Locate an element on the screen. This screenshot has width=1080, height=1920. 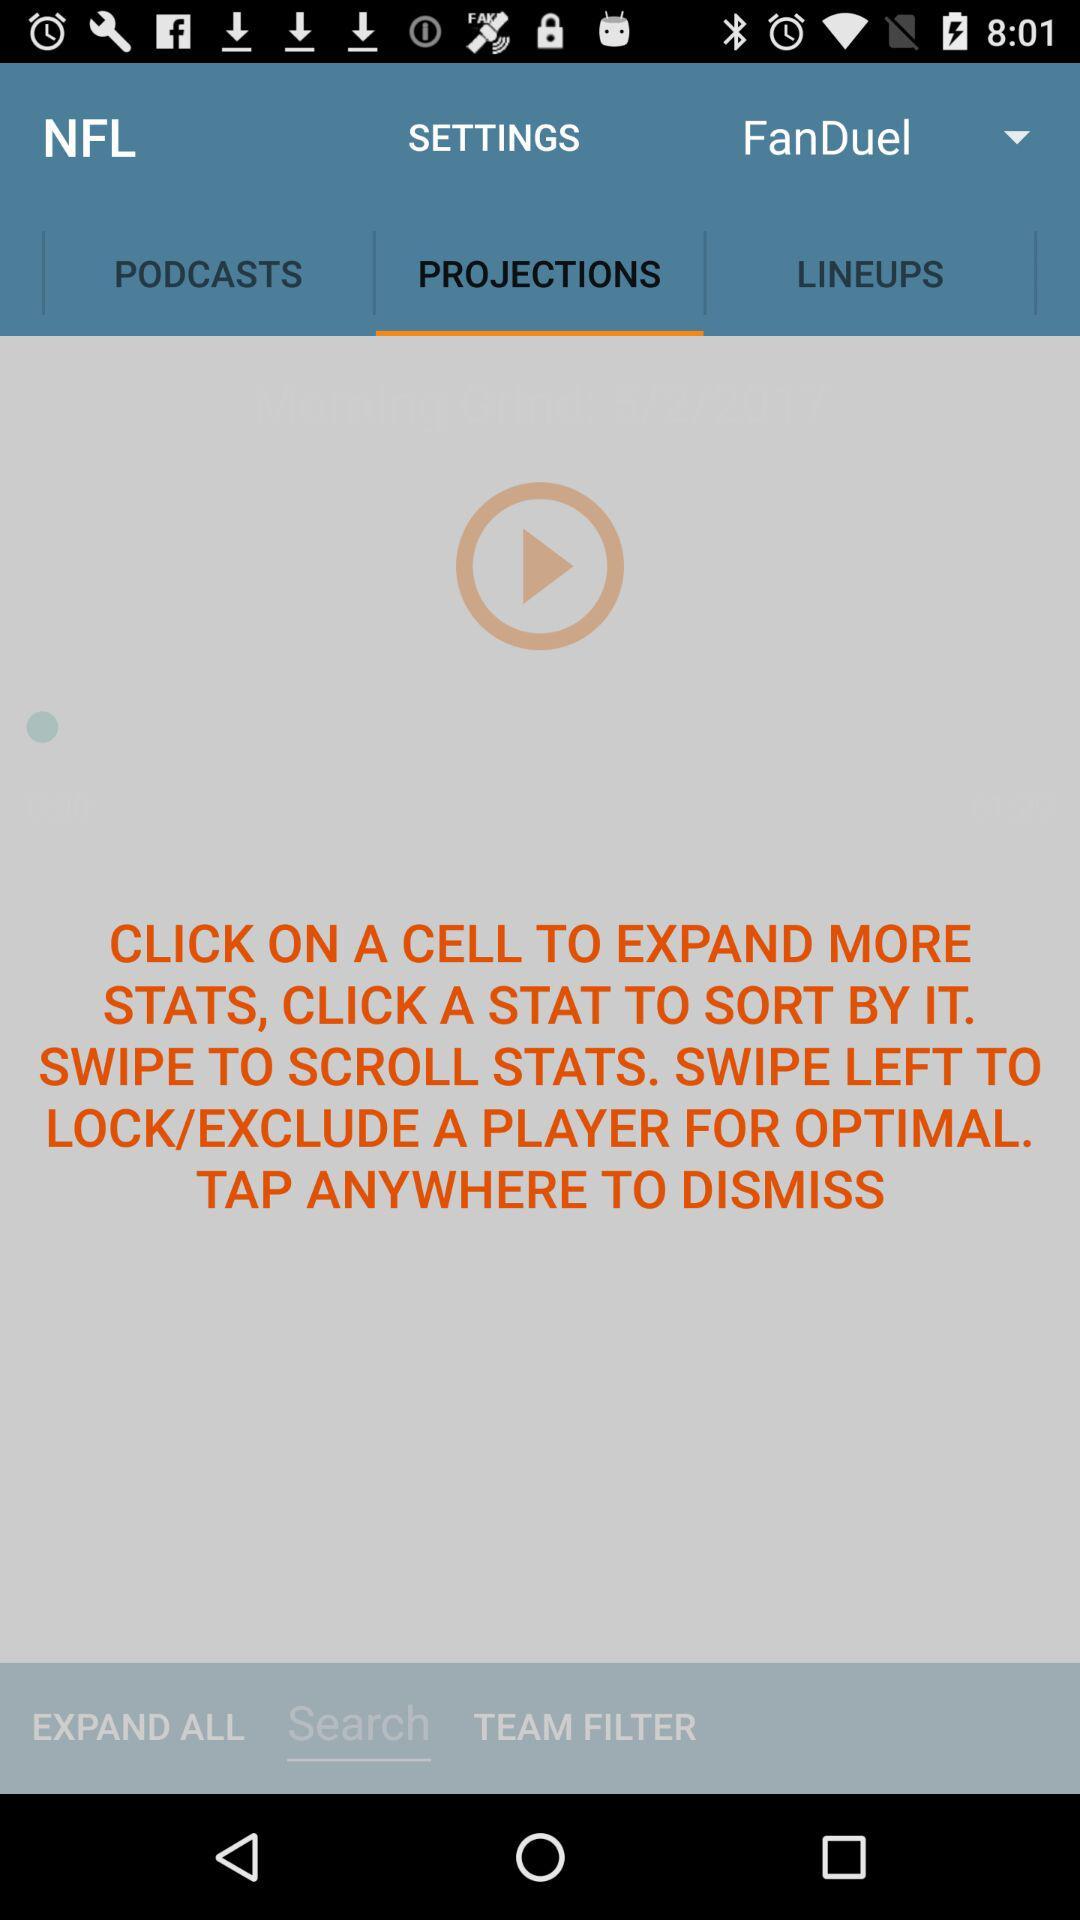
the play icon is located at coordinates (538, 565).